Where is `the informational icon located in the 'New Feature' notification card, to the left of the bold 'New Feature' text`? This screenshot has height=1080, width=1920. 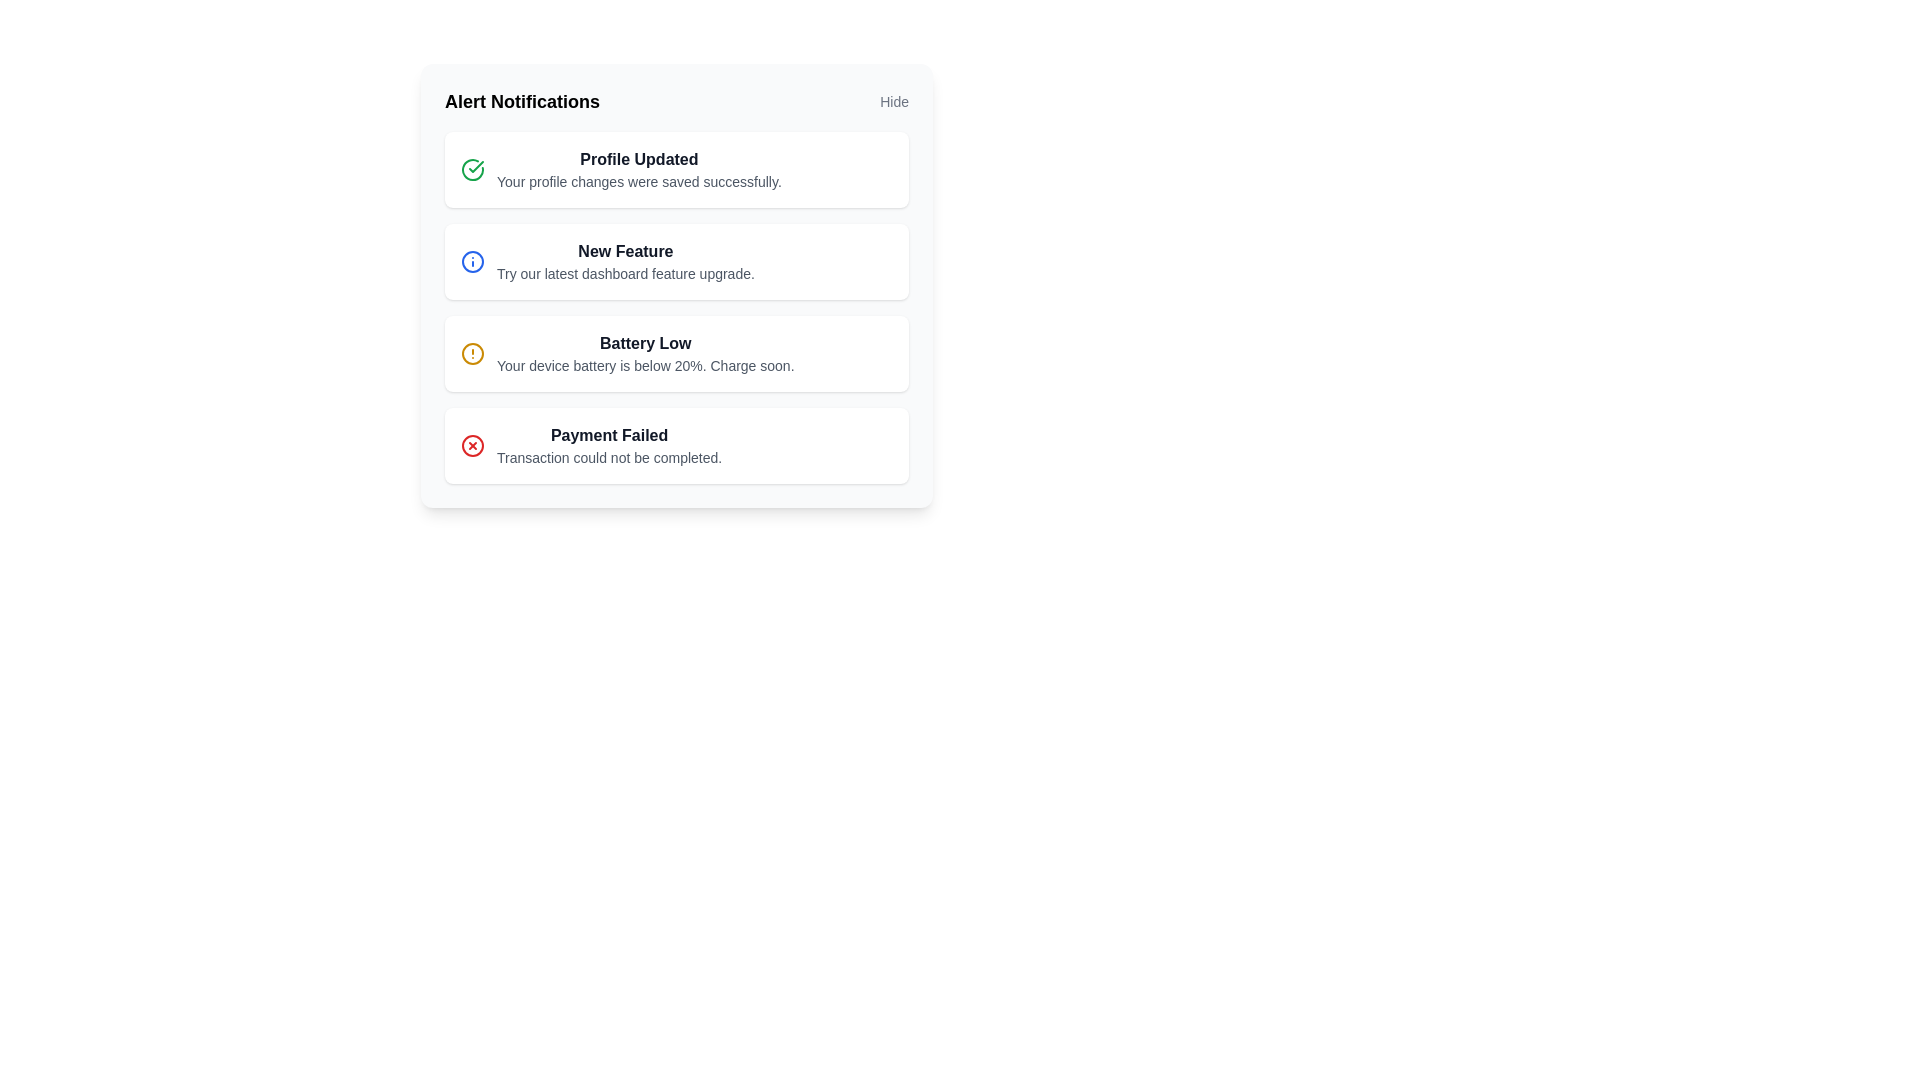 the informational icon located in the 'New Feature' notification card, to the left of the bold 'New Feature' text is located at coordinates (472, 261).